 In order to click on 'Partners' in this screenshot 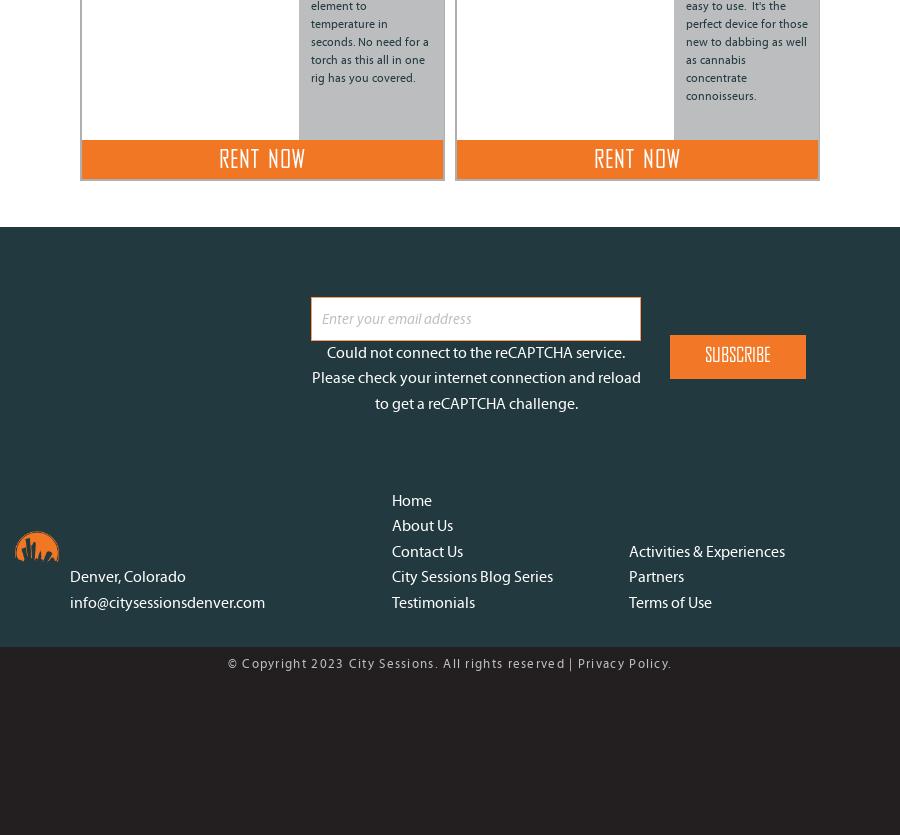, I will do `click(655, 576)`.